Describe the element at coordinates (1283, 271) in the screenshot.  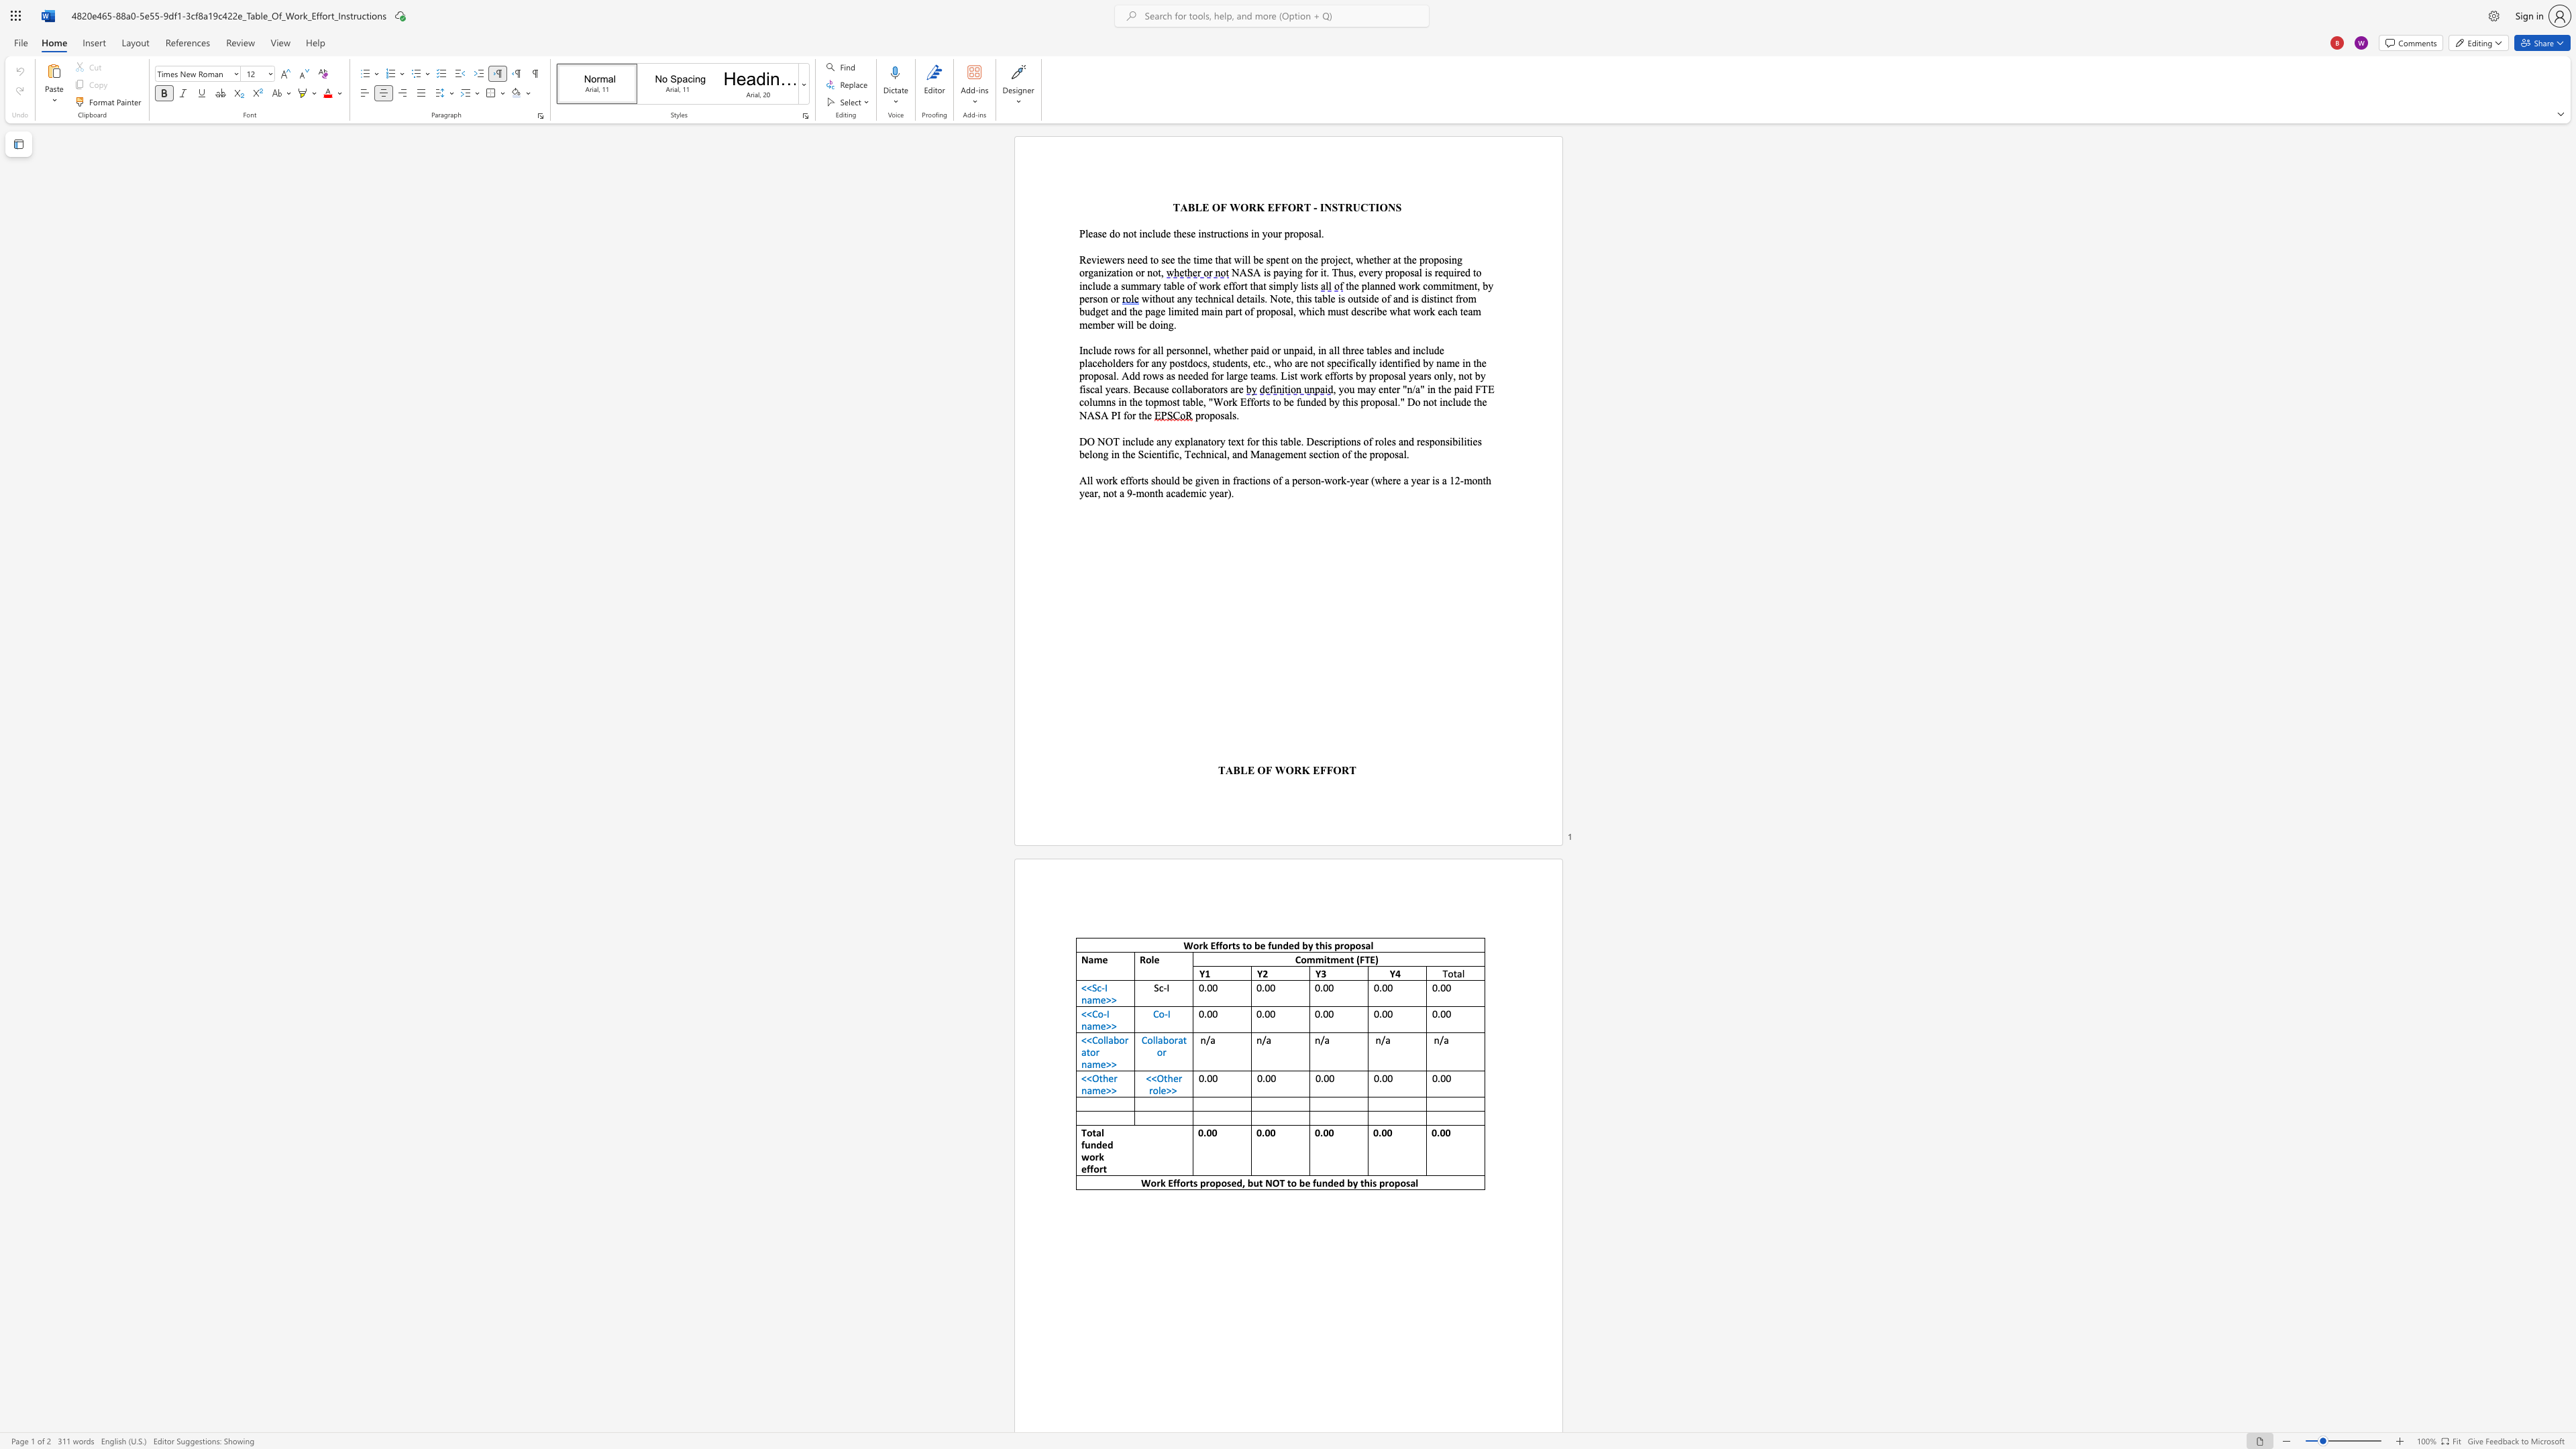
I see `the subset text "ying for it. Thus" within the text "NASA is paying for it. Thus, every proposal is"` at that location.